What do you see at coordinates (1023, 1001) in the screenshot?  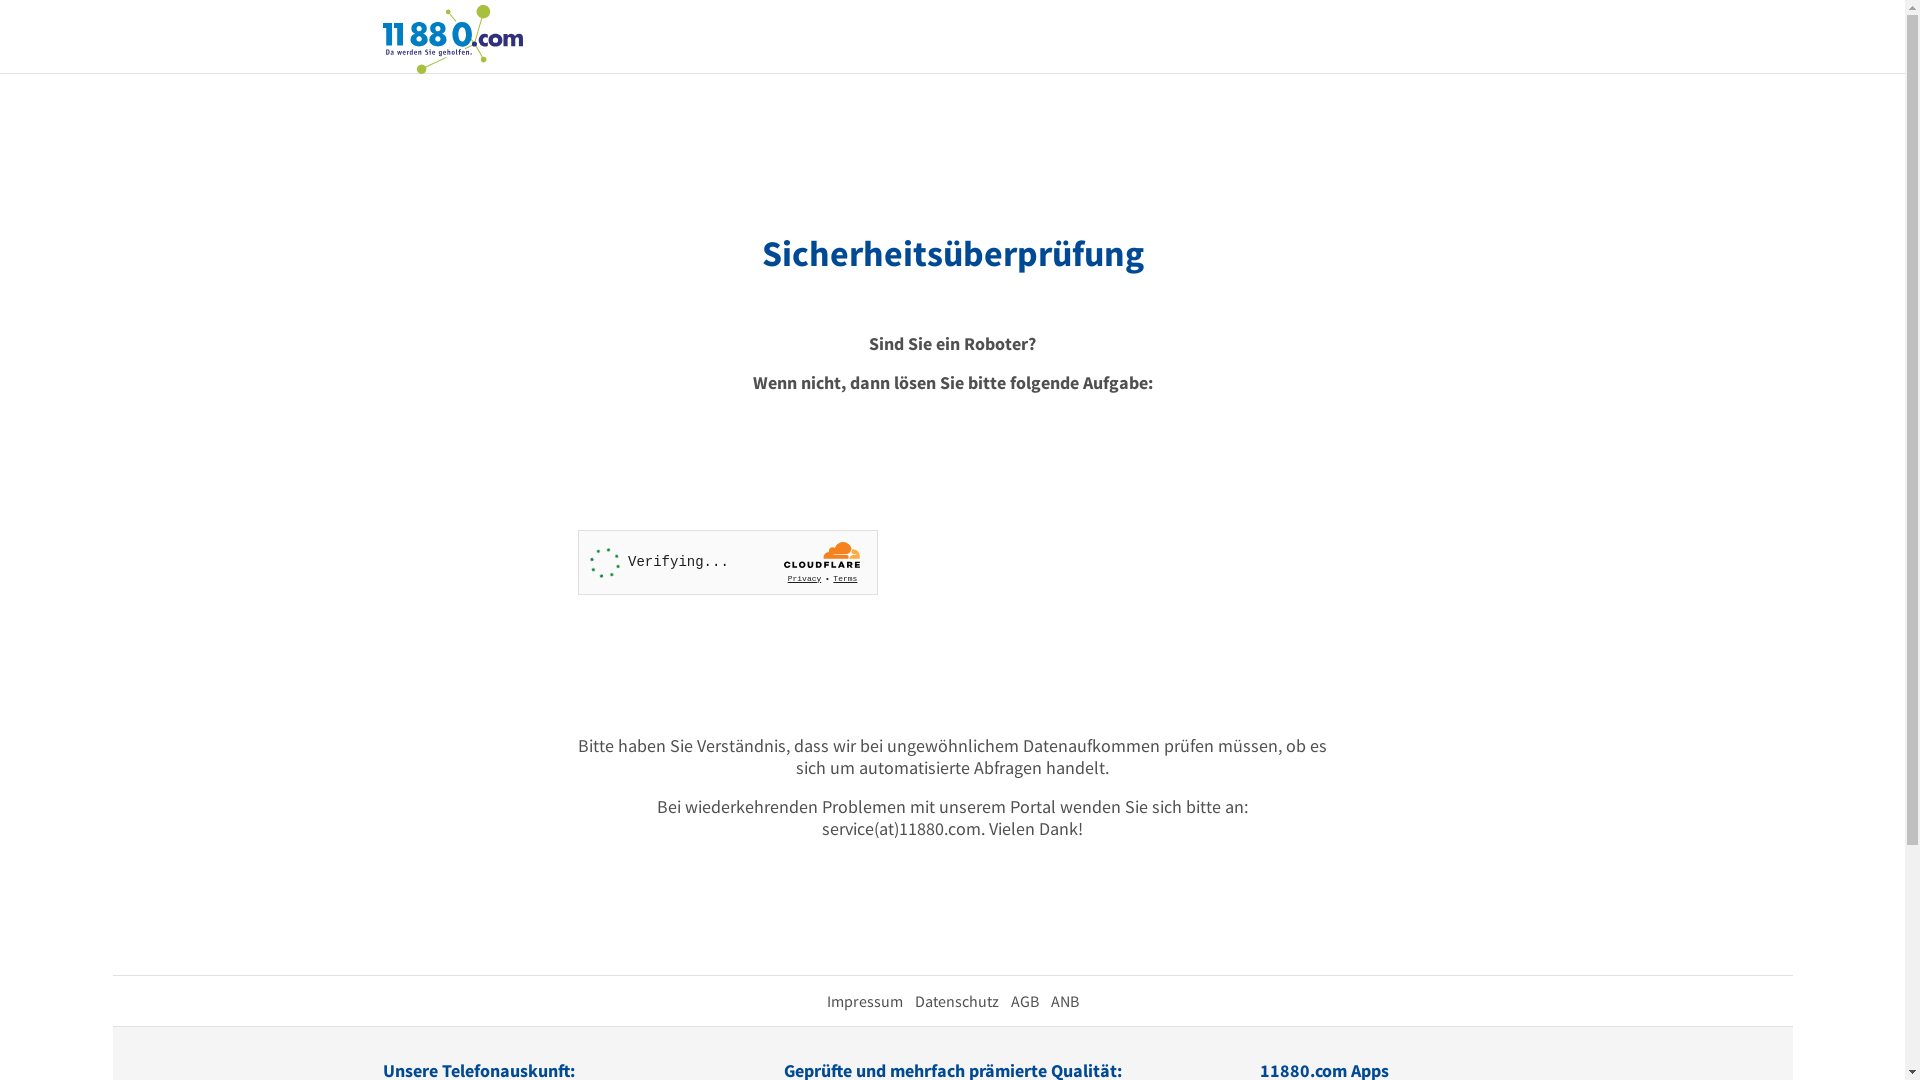 I see `'AGB'` at bounding box center [1023, 1001].